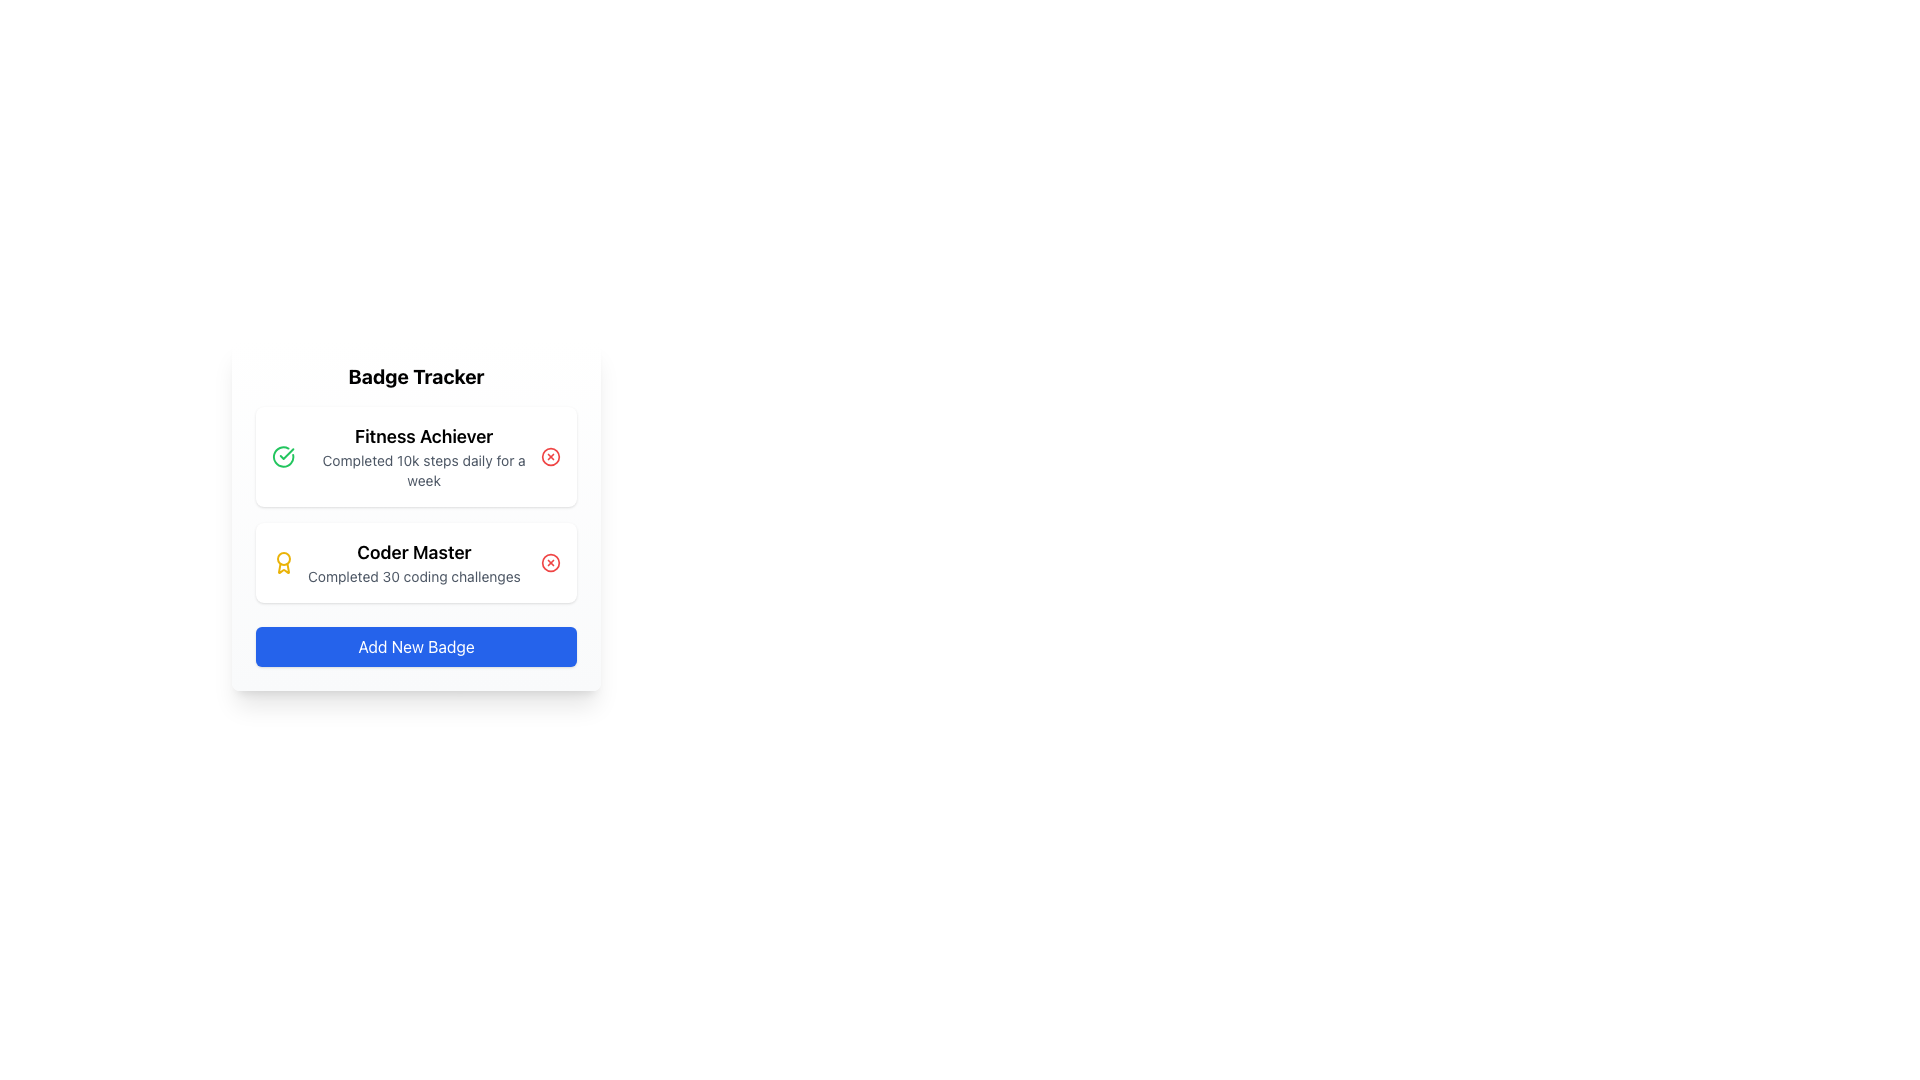 This screenshot has width=1920, height=1080. I want to click on the 'Fitness Achiever' badge that displays a green check icon and has text indicating completion of 10k steps daily for a week, so click(405, 456).